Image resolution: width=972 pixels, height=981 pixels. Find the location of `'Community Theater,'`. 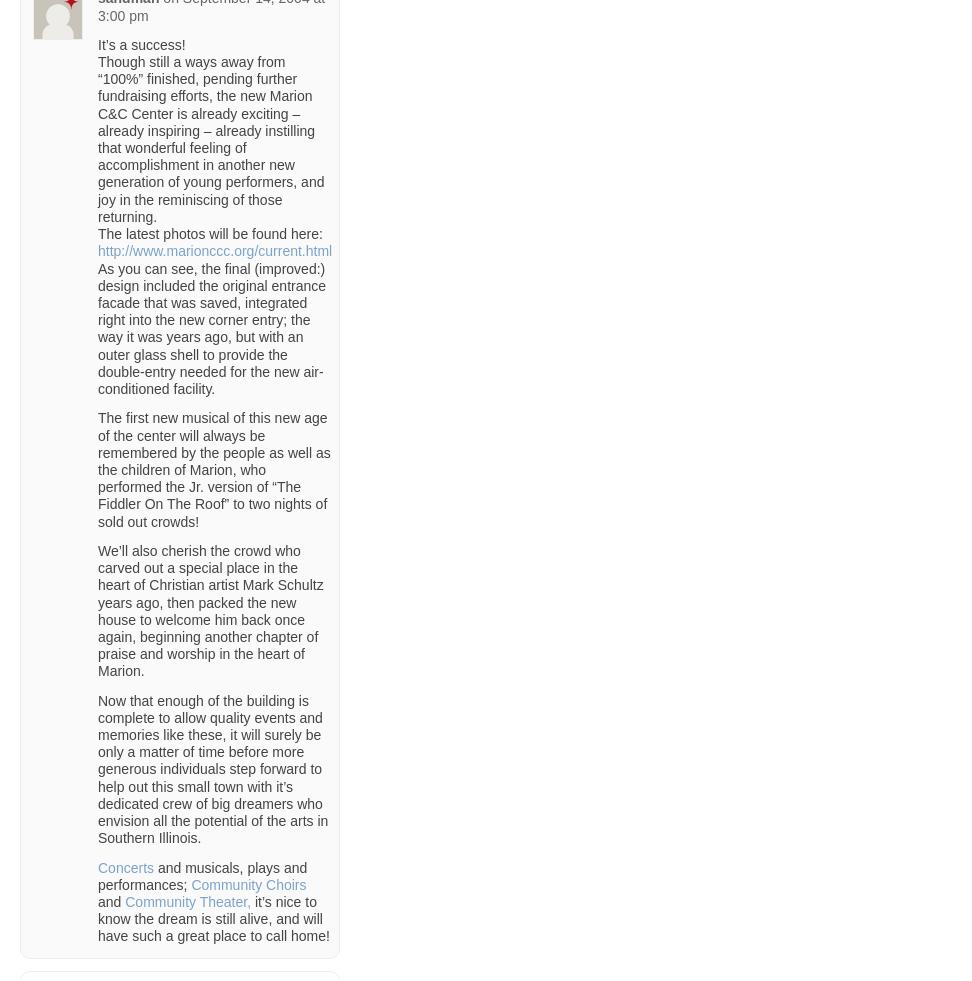

'Community Theater,' is located at coordinates (186, 902).